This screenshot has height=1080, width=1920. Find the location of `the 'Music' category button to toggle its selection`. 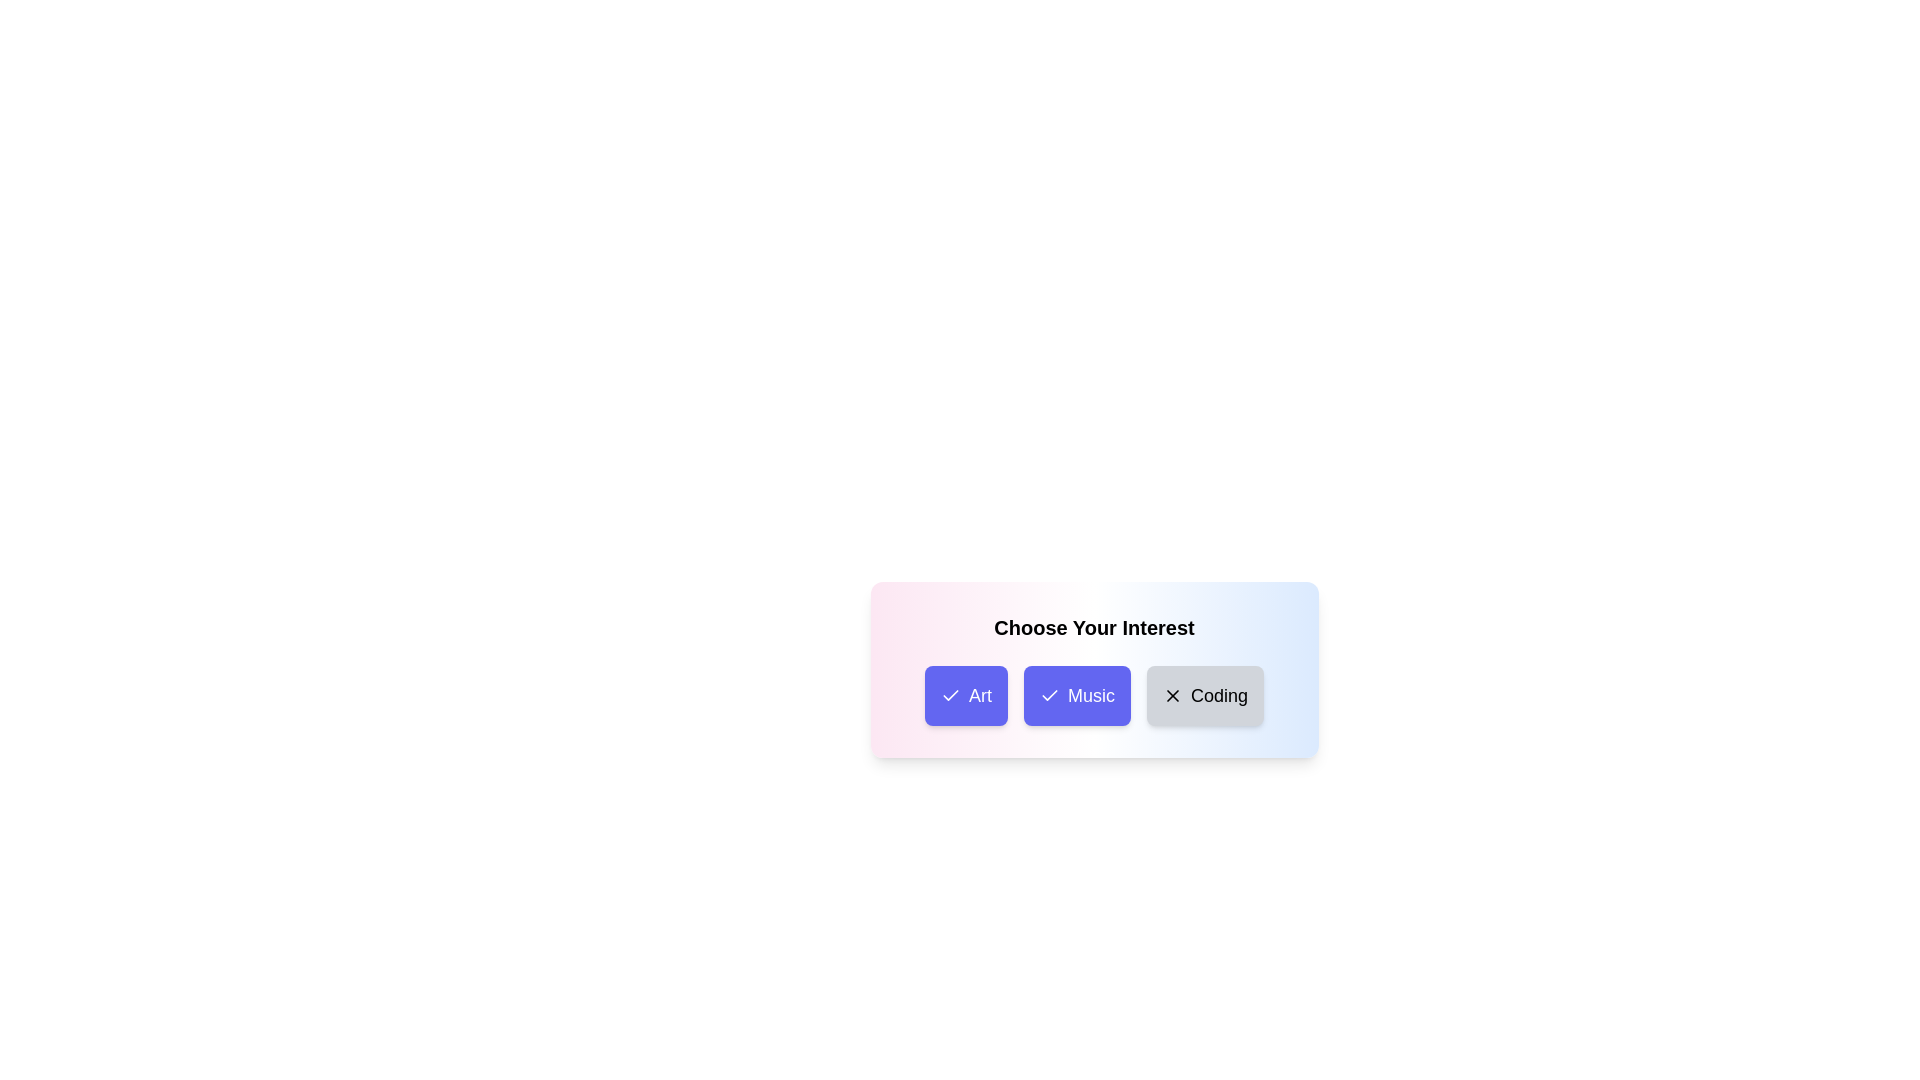

the 'Music' category button to toggle its selection is located at coordinates (1076, 694).